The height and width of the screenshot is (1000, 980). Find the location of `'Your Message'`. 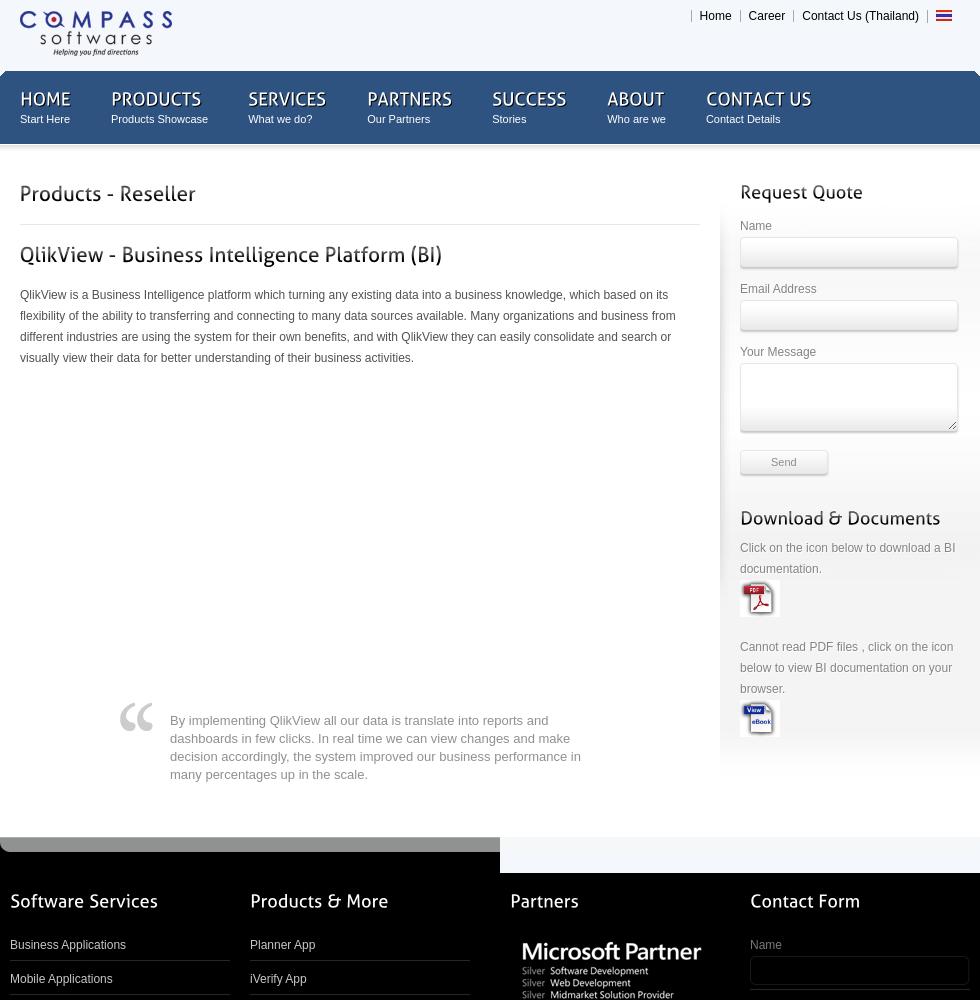

'Your Message' is located at coordinates (739, 351).